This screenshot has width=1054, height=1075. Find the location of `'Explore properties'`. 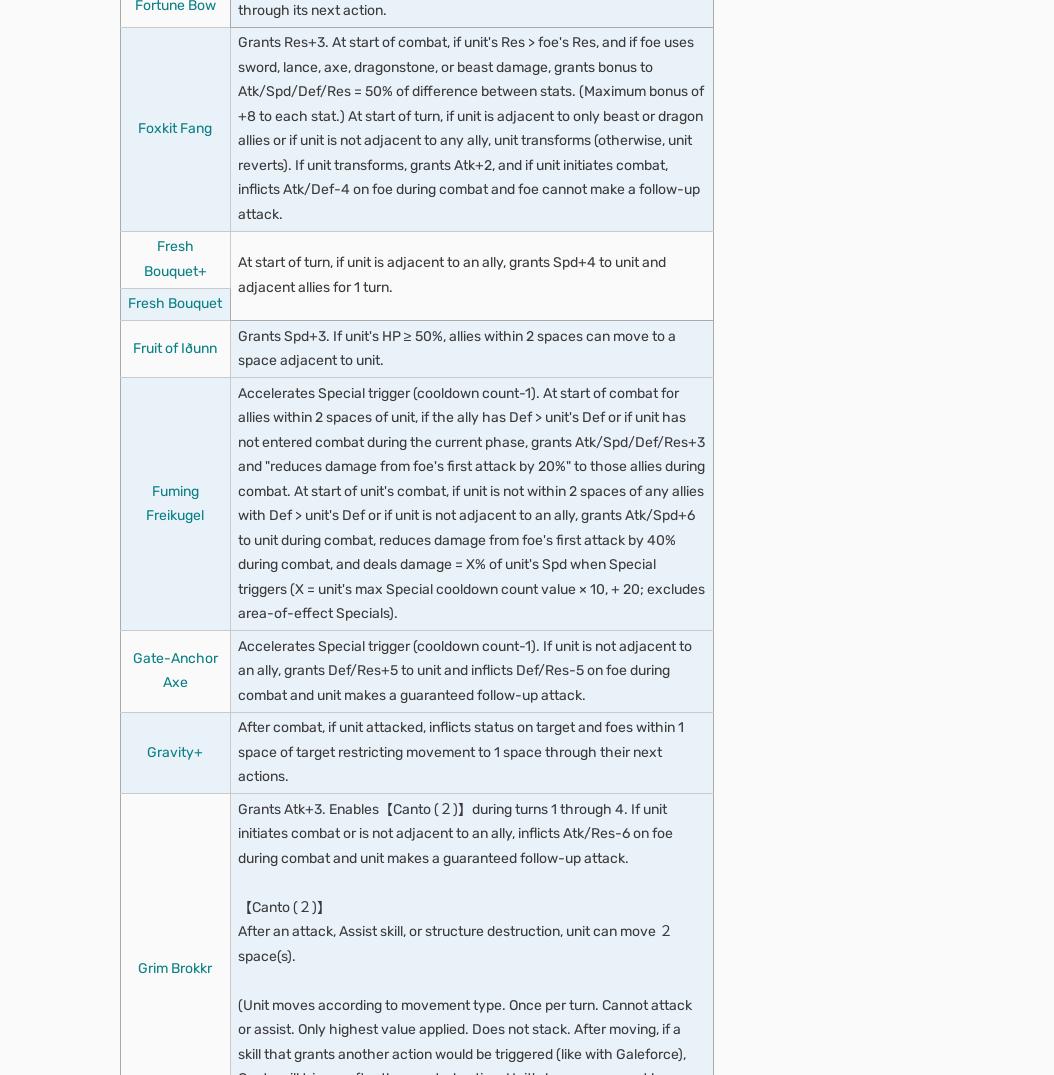

'Explore properties' is located at coordinates (151, 939).